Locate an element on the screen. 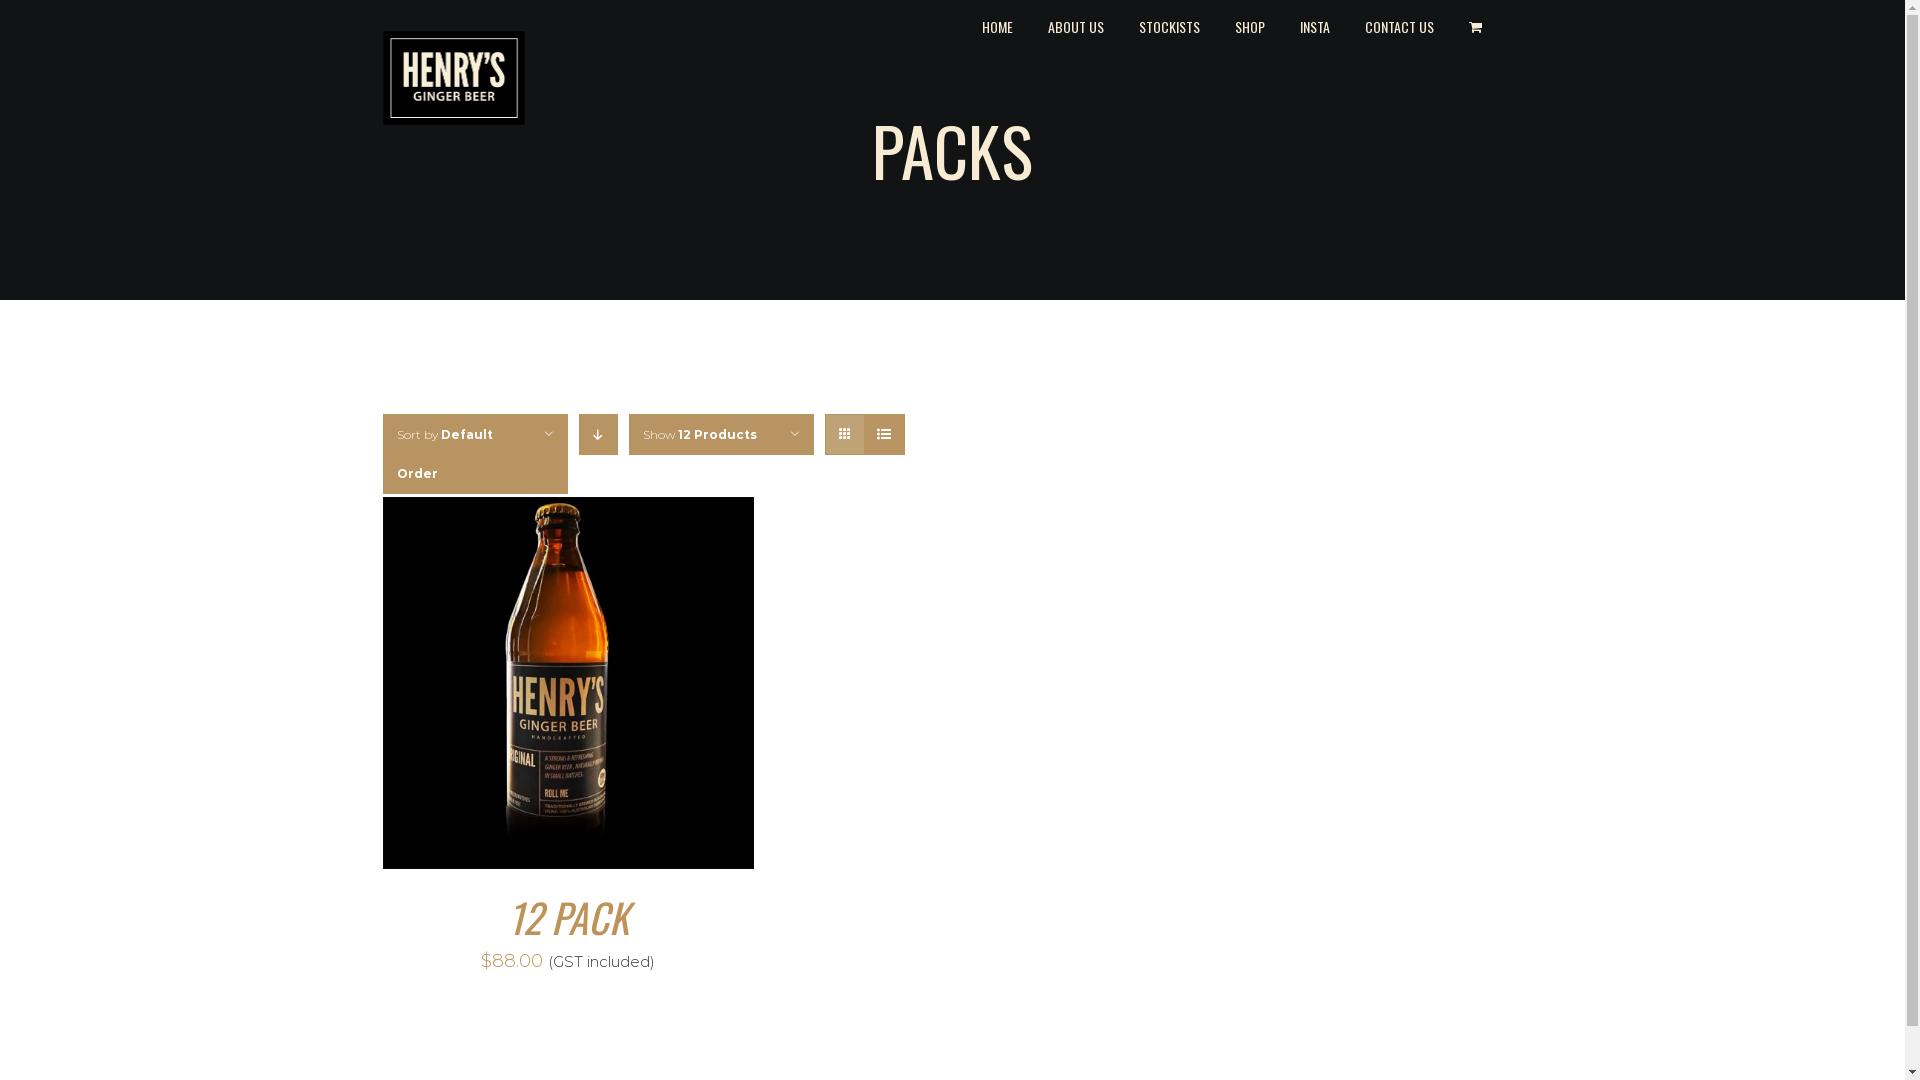  '12 PACK' is located at coordinates (567, 917).